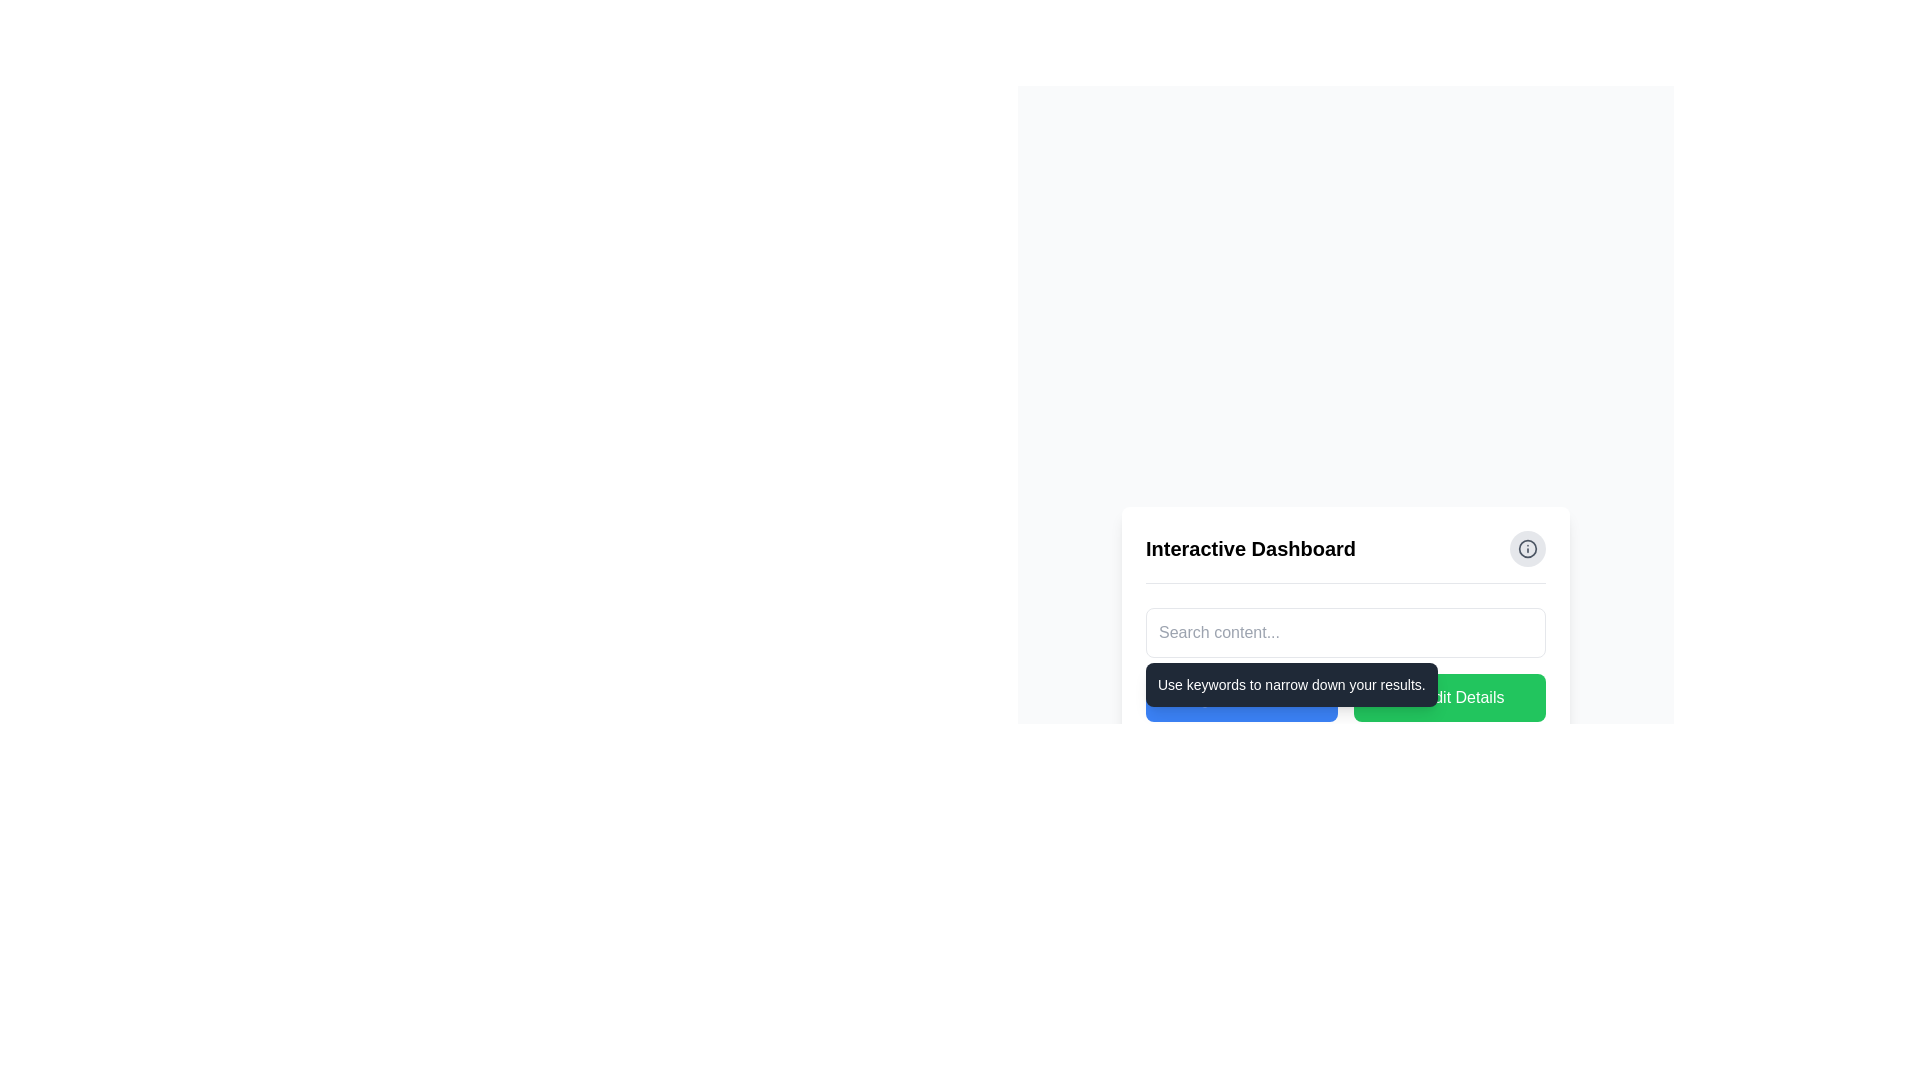  What do you see at coordinates (1250, 548) in the screenshot?
I see `text displayed in the 'Interactive Dashboard' text label, which is bold and serves as a title in the top section of the panel` at bounding box center [1250, 548].